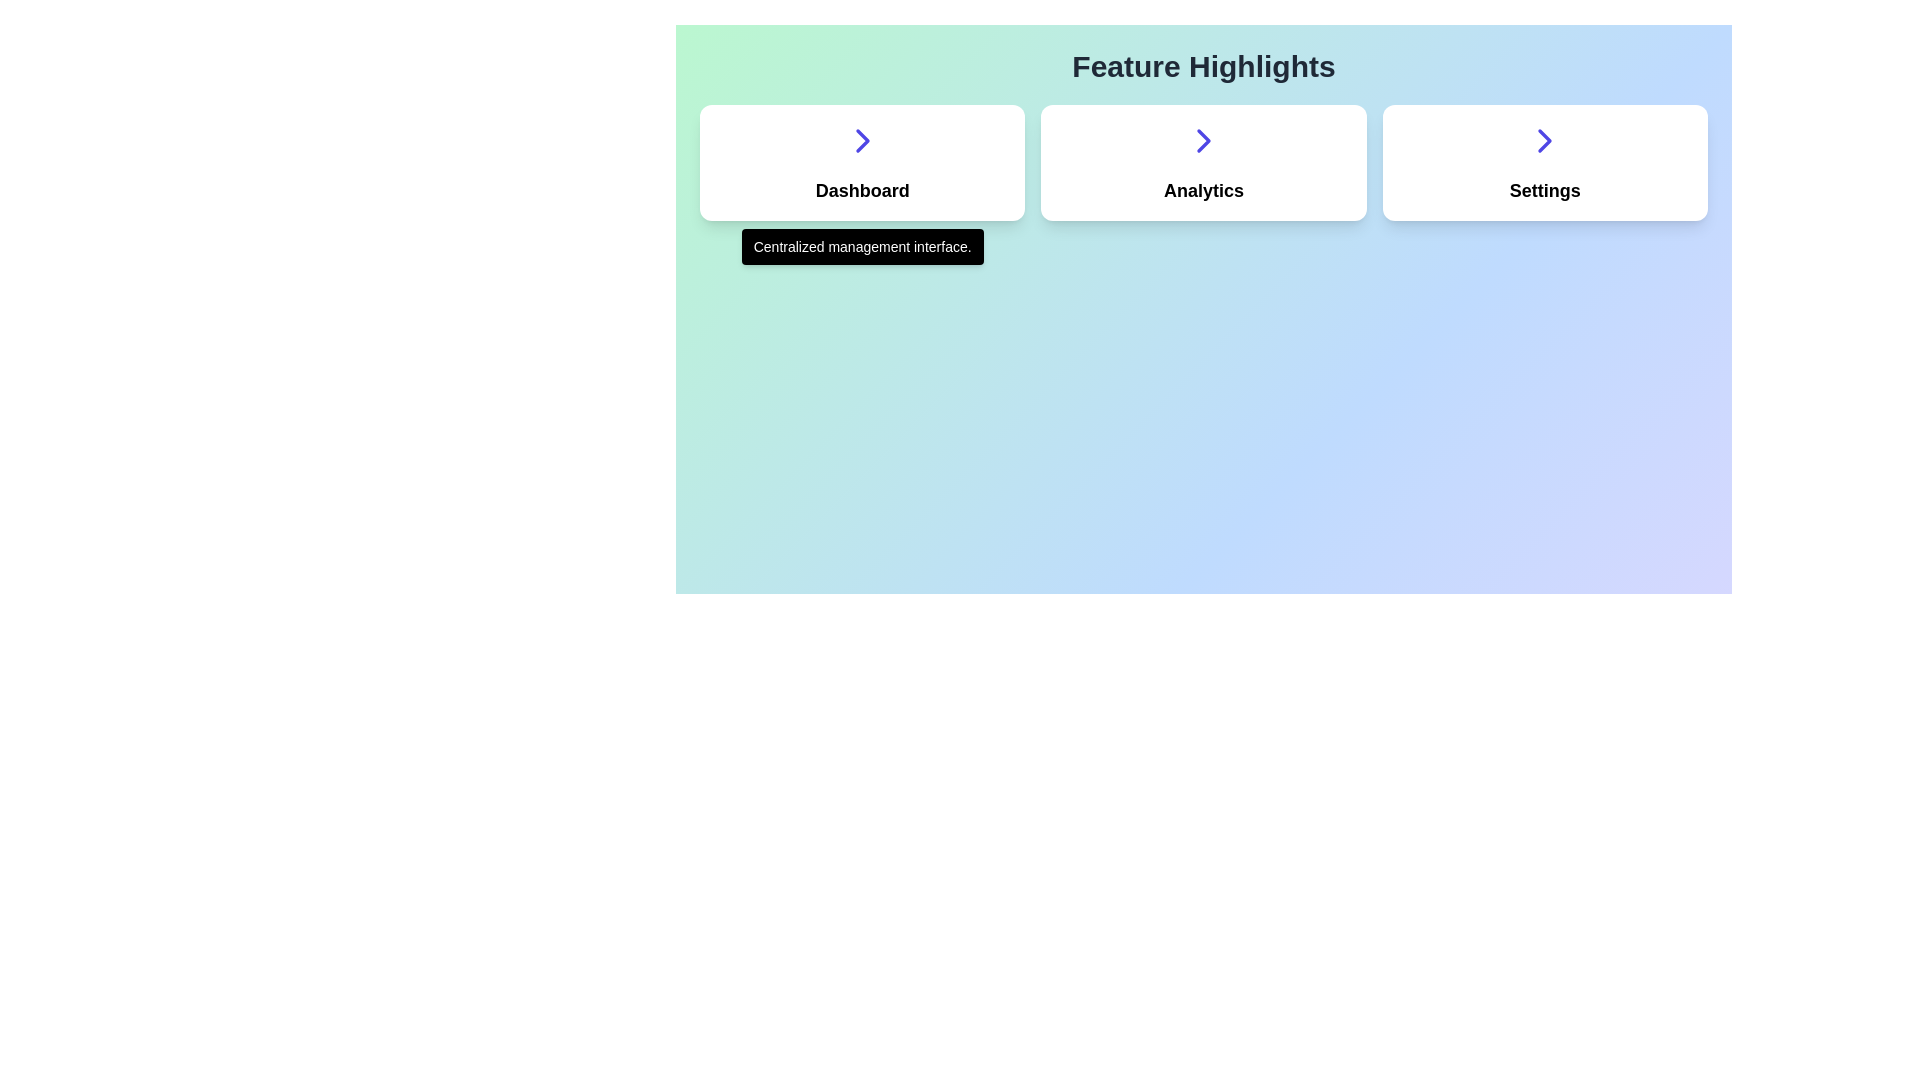 Image resolution: width=1920 pixels, height=1080 pixels. I want to click on the 'Dashboard' text label inside the first card on the left in the 'Feature Highlights' section, which identifies the functionality of the card, so click(862, 191).